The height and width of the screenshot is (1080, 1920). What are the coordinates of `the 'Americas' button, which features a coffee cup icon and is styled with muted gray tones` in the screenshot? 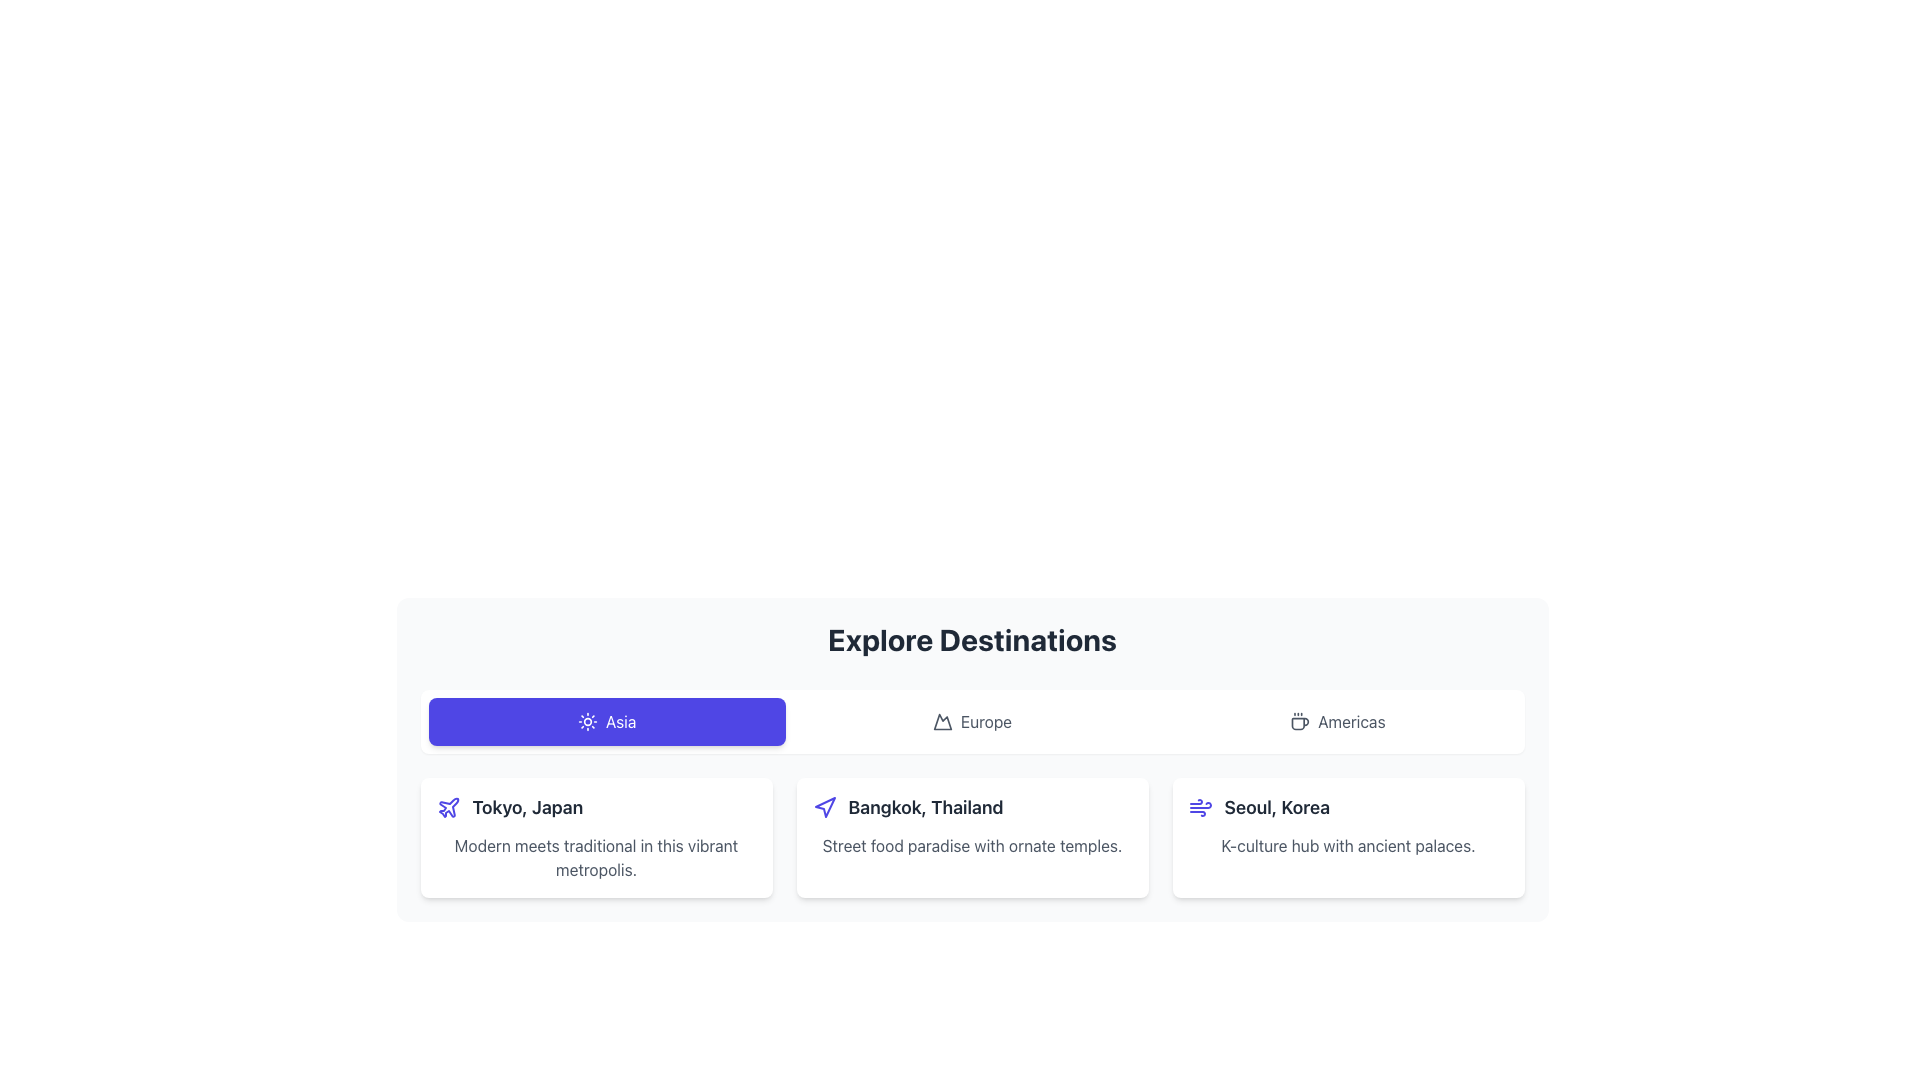 It's located at (1337, 721).